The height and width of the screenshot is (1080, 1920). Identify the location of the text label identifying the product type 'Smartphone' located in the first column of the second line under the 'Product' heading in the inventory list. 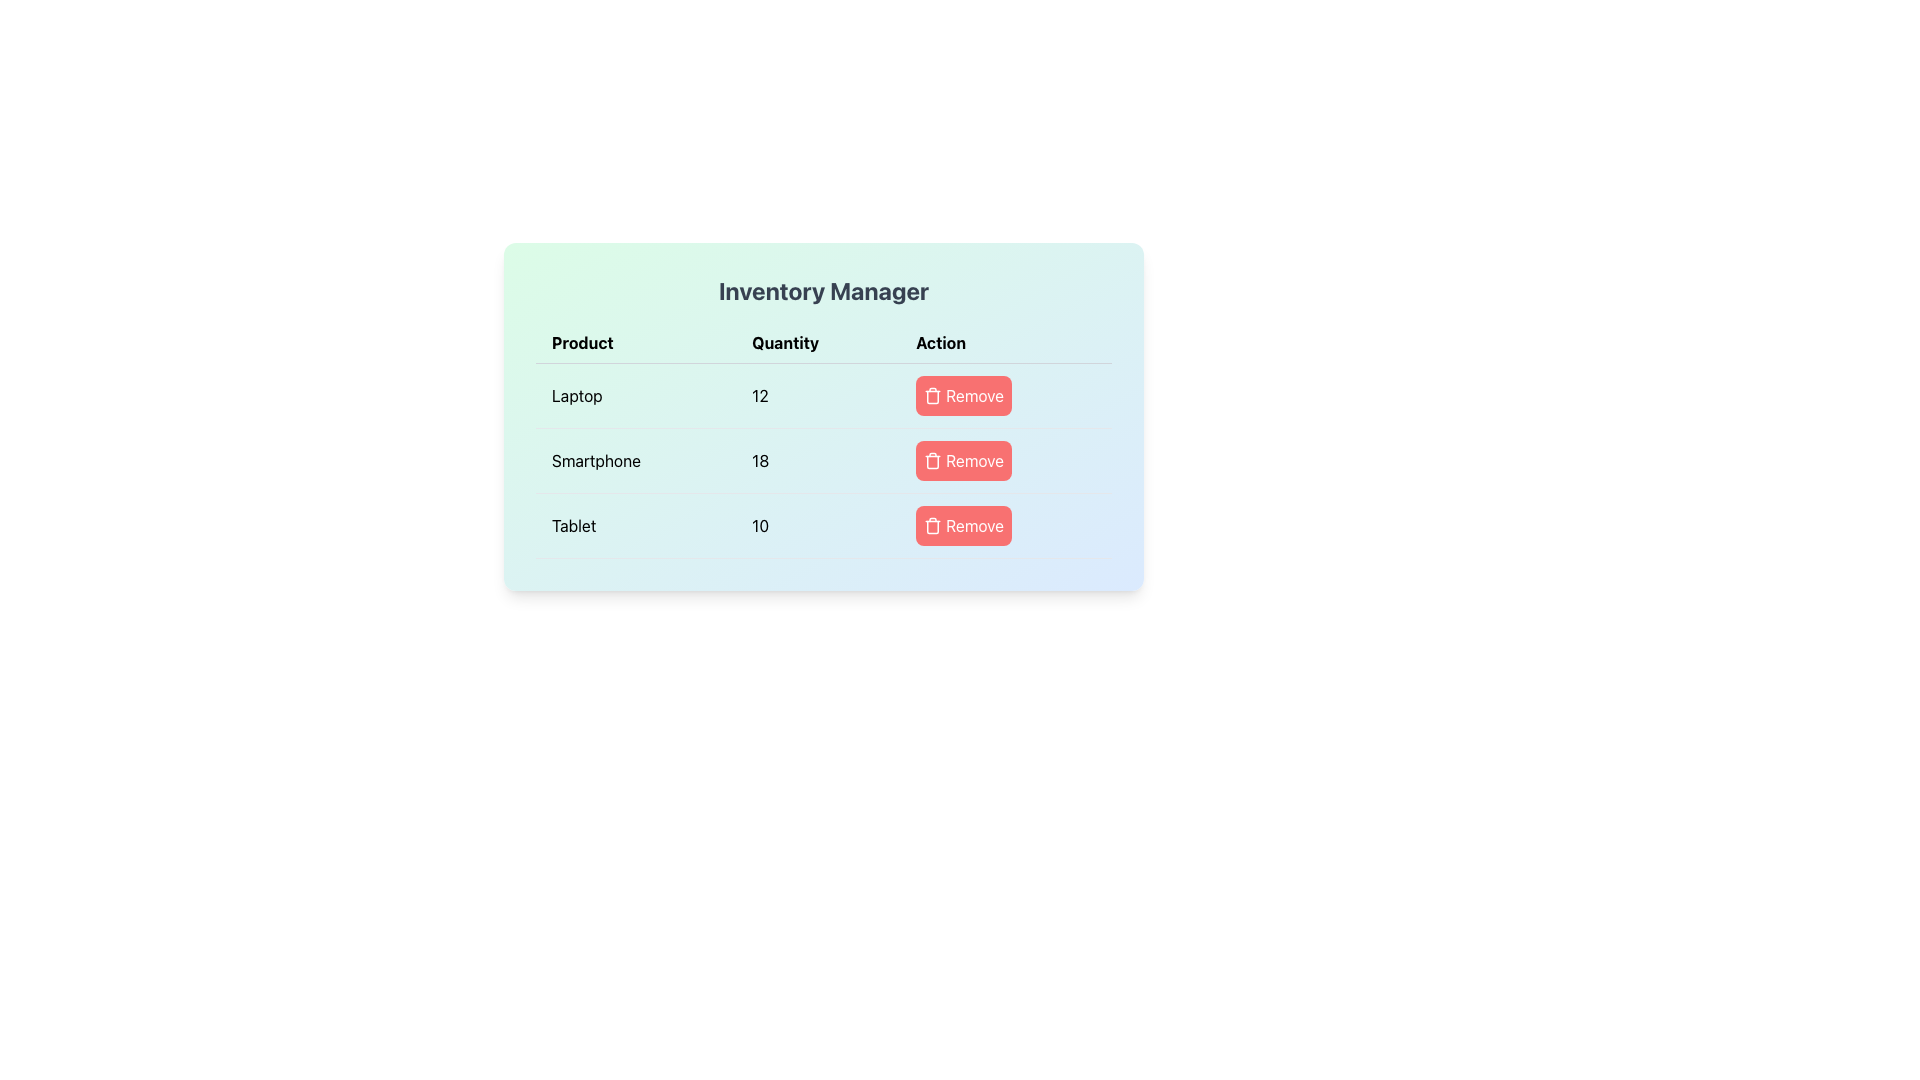
(635, 461).